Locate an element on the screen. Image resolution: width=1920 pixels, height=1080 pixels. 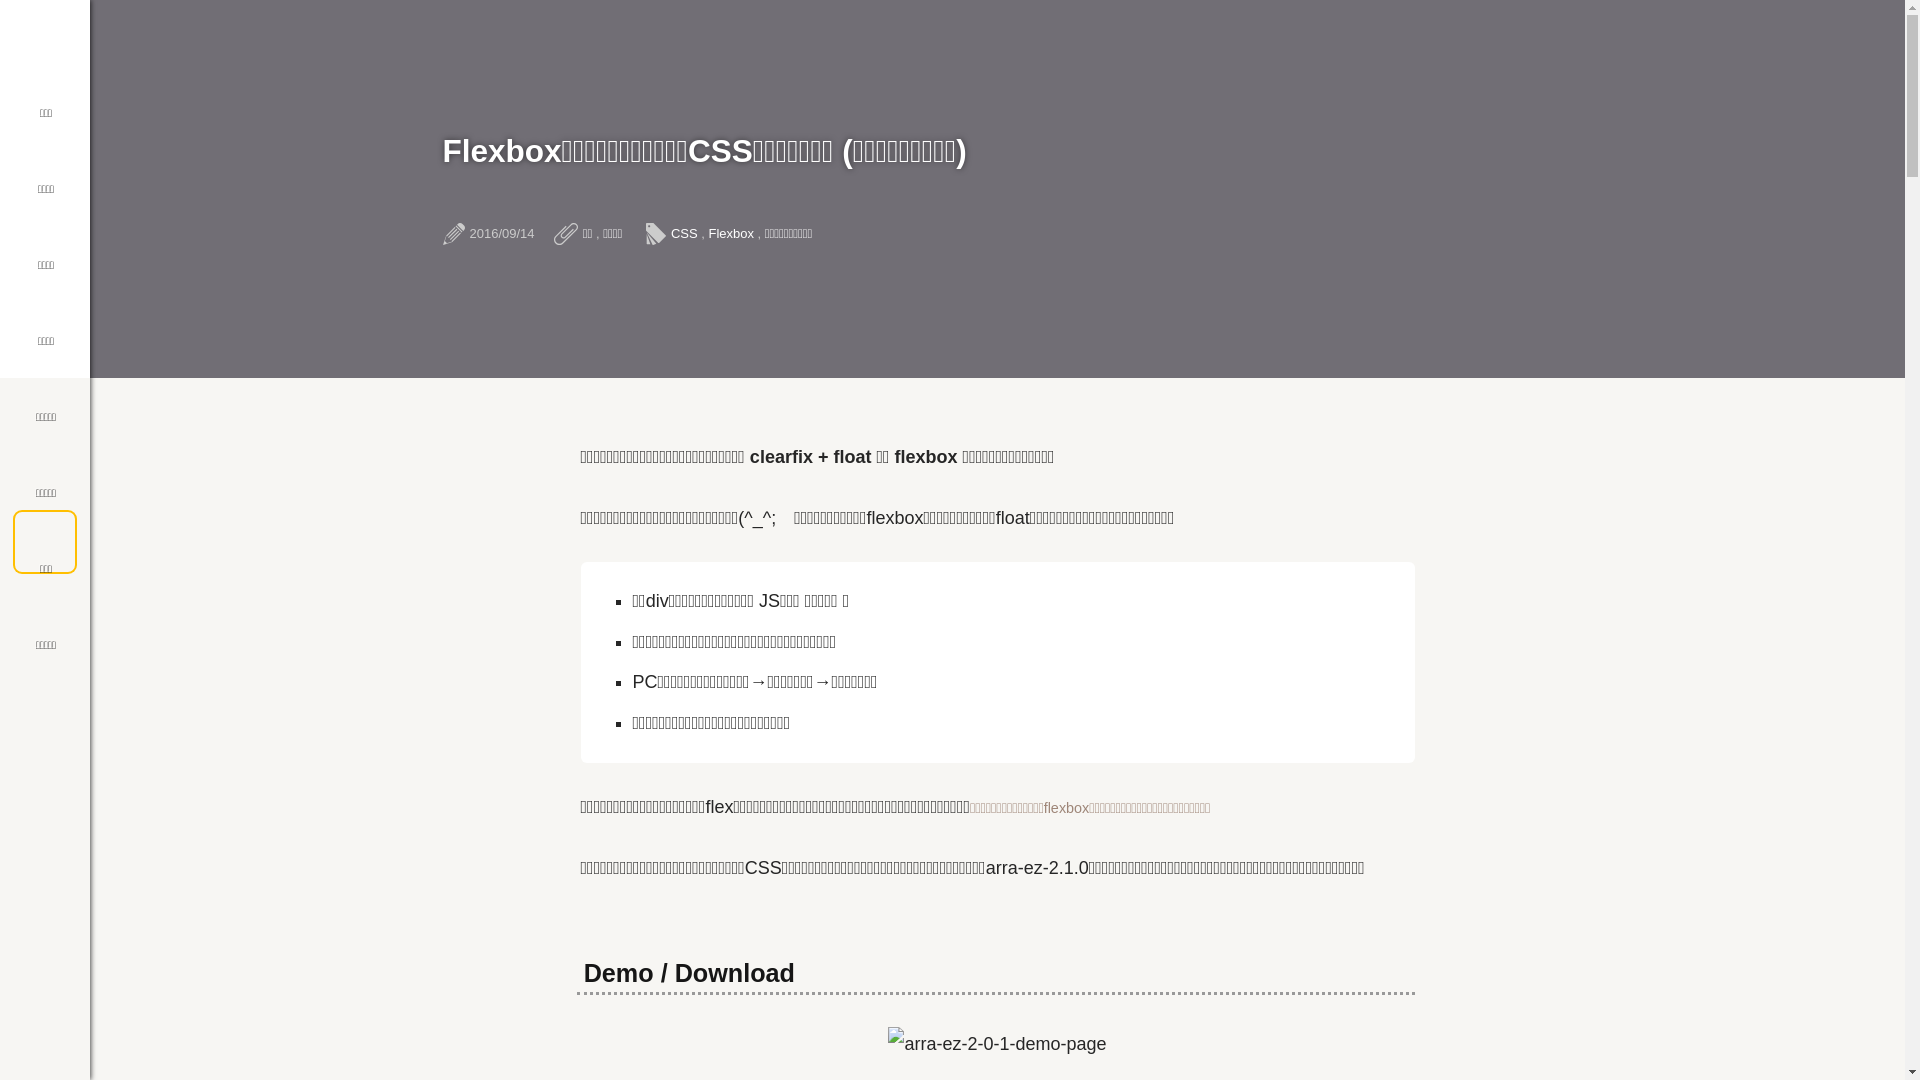
'CSS' is located at coordinates (684, 233).